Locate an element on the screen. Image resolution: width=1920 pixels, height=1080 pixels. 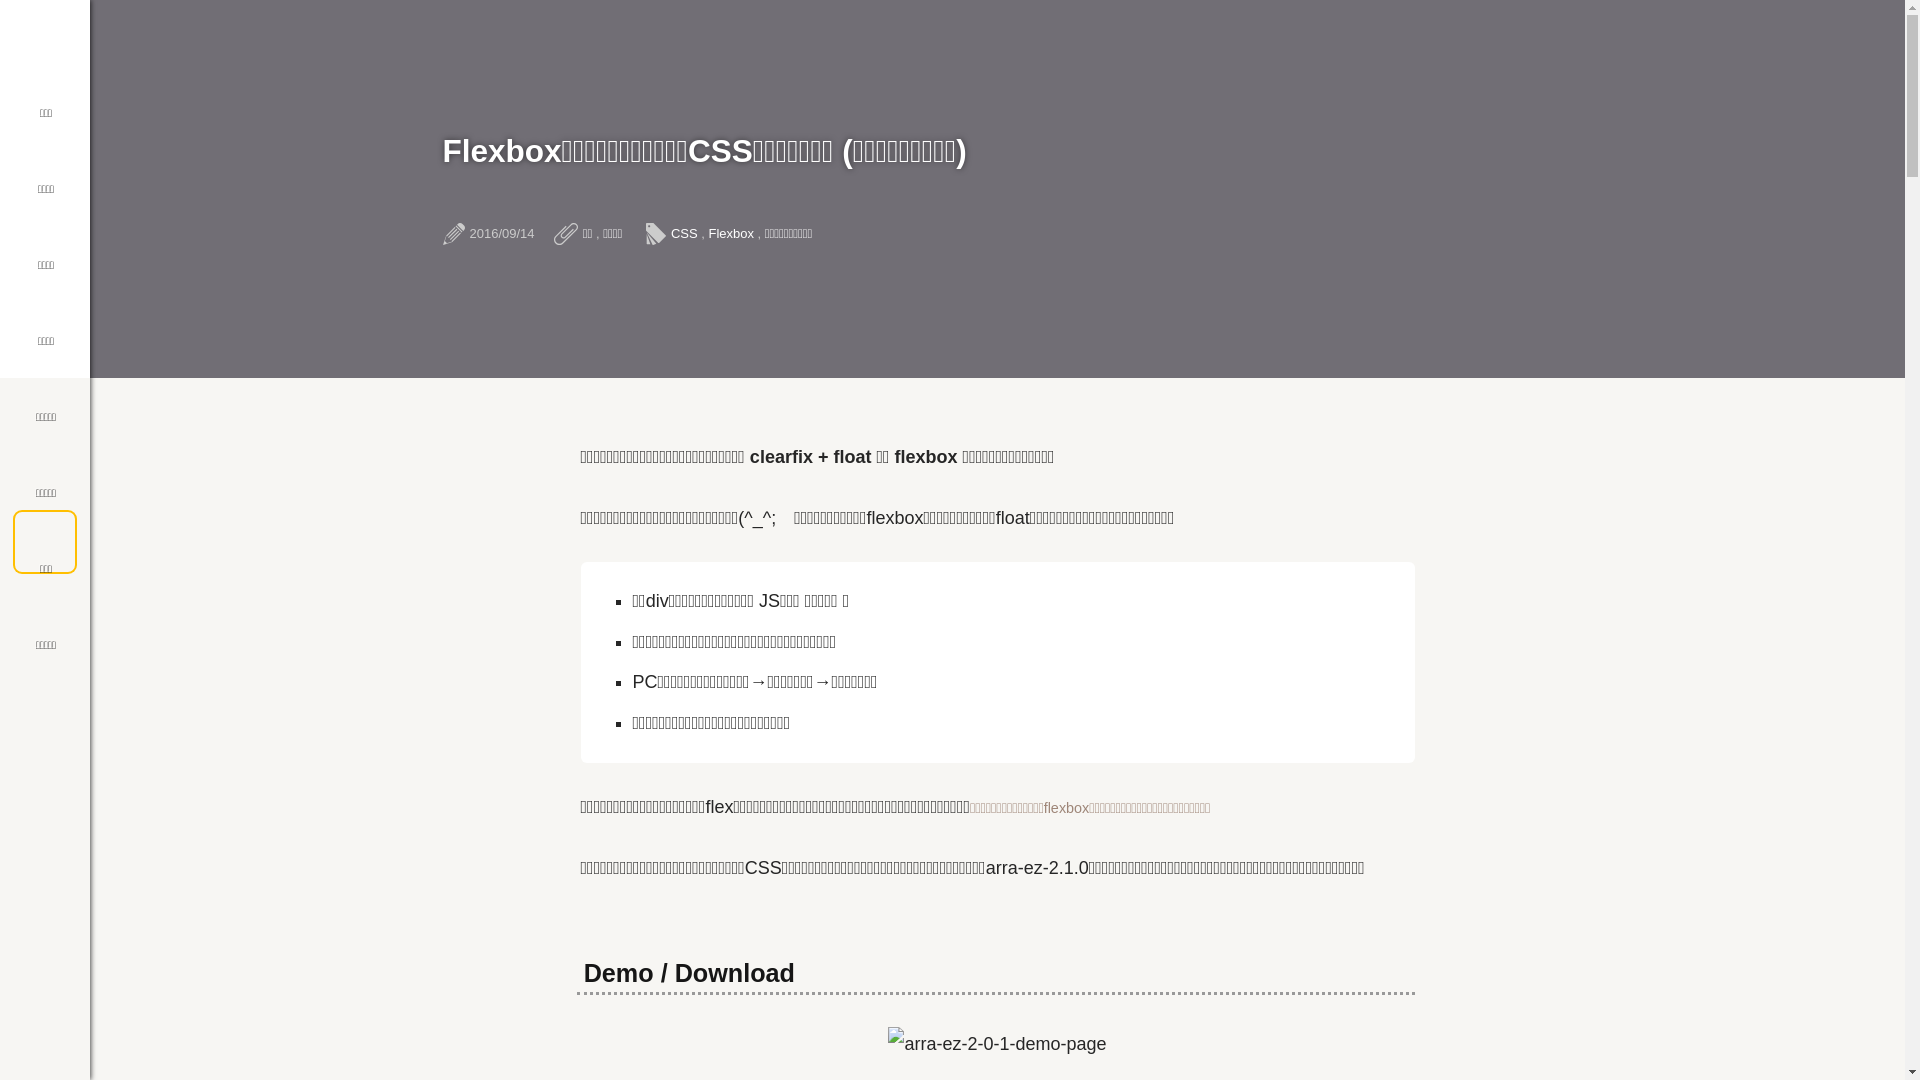
'CSS' is located at coordinates (684, 233).